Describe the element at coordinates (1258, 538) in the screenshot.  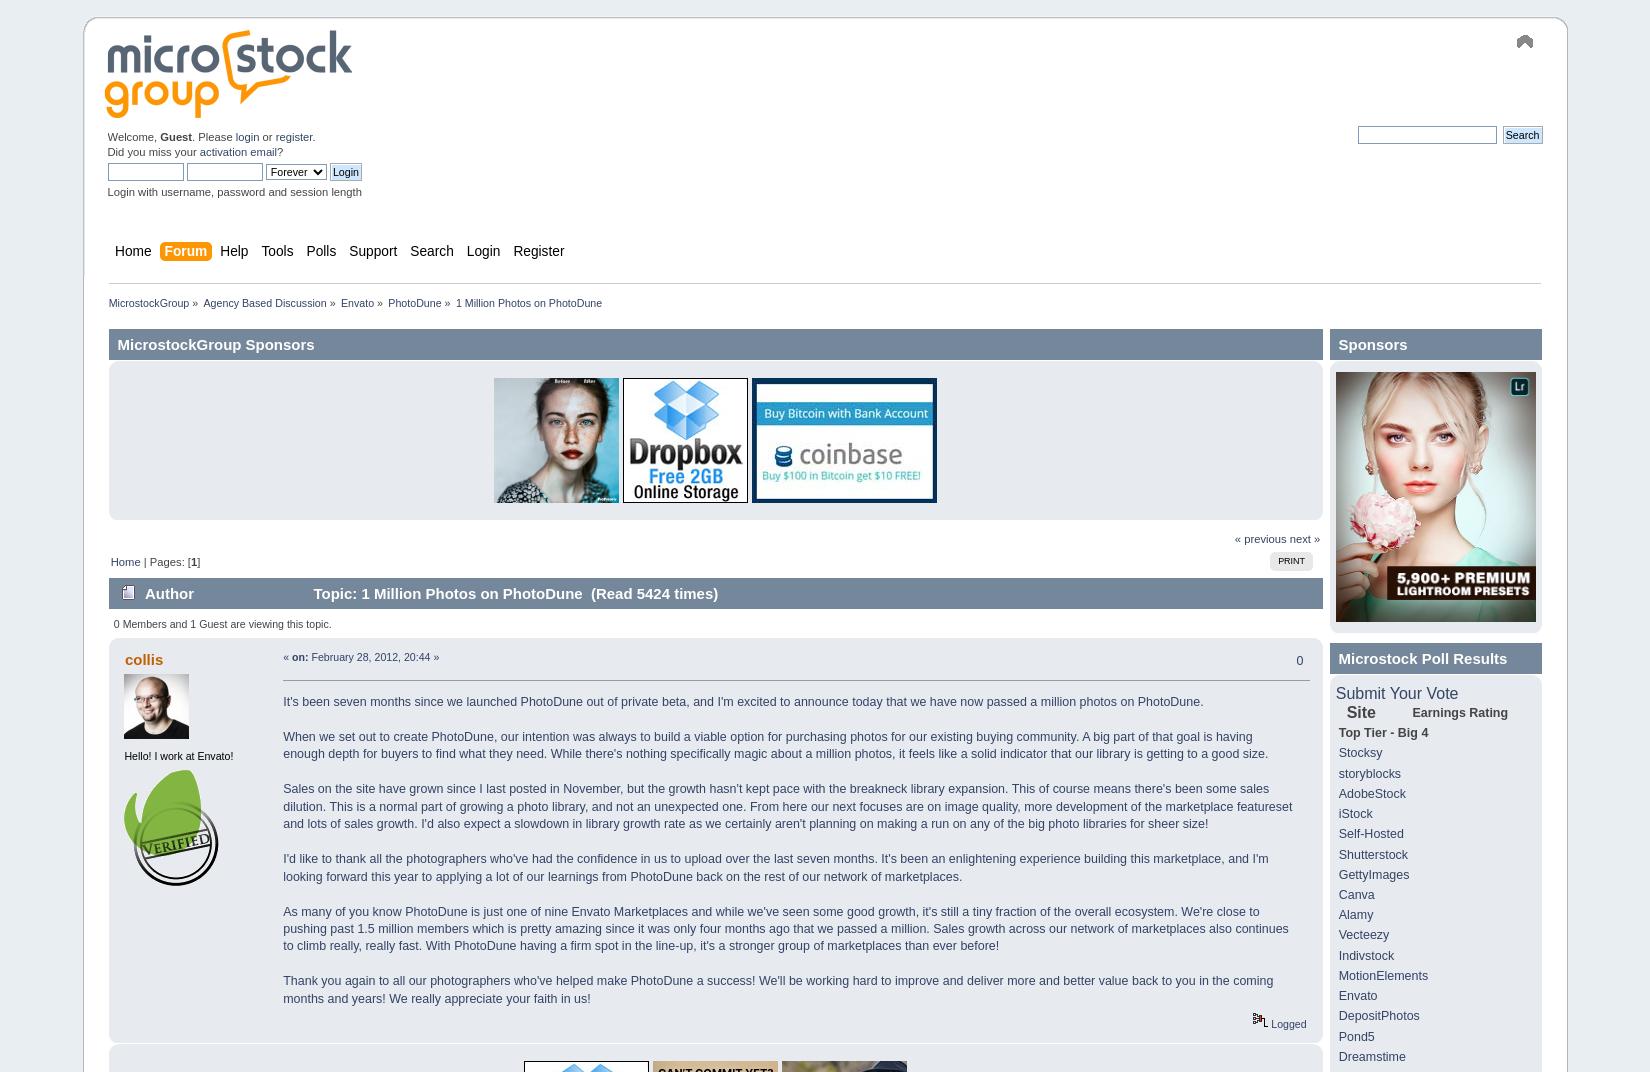
I see `'« previous'` at that location.